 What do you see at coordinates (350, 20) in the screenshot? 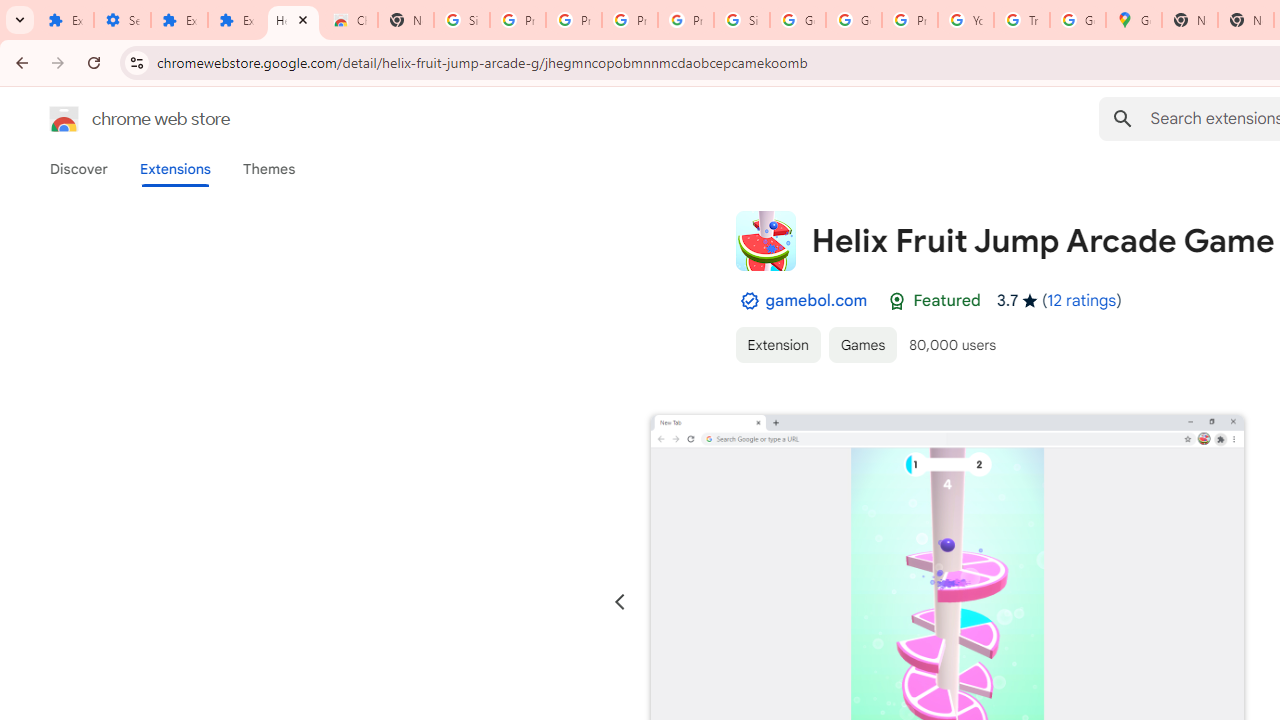
I see `'Chrome Web Store - Themes'` at bounding box center [350, 20].